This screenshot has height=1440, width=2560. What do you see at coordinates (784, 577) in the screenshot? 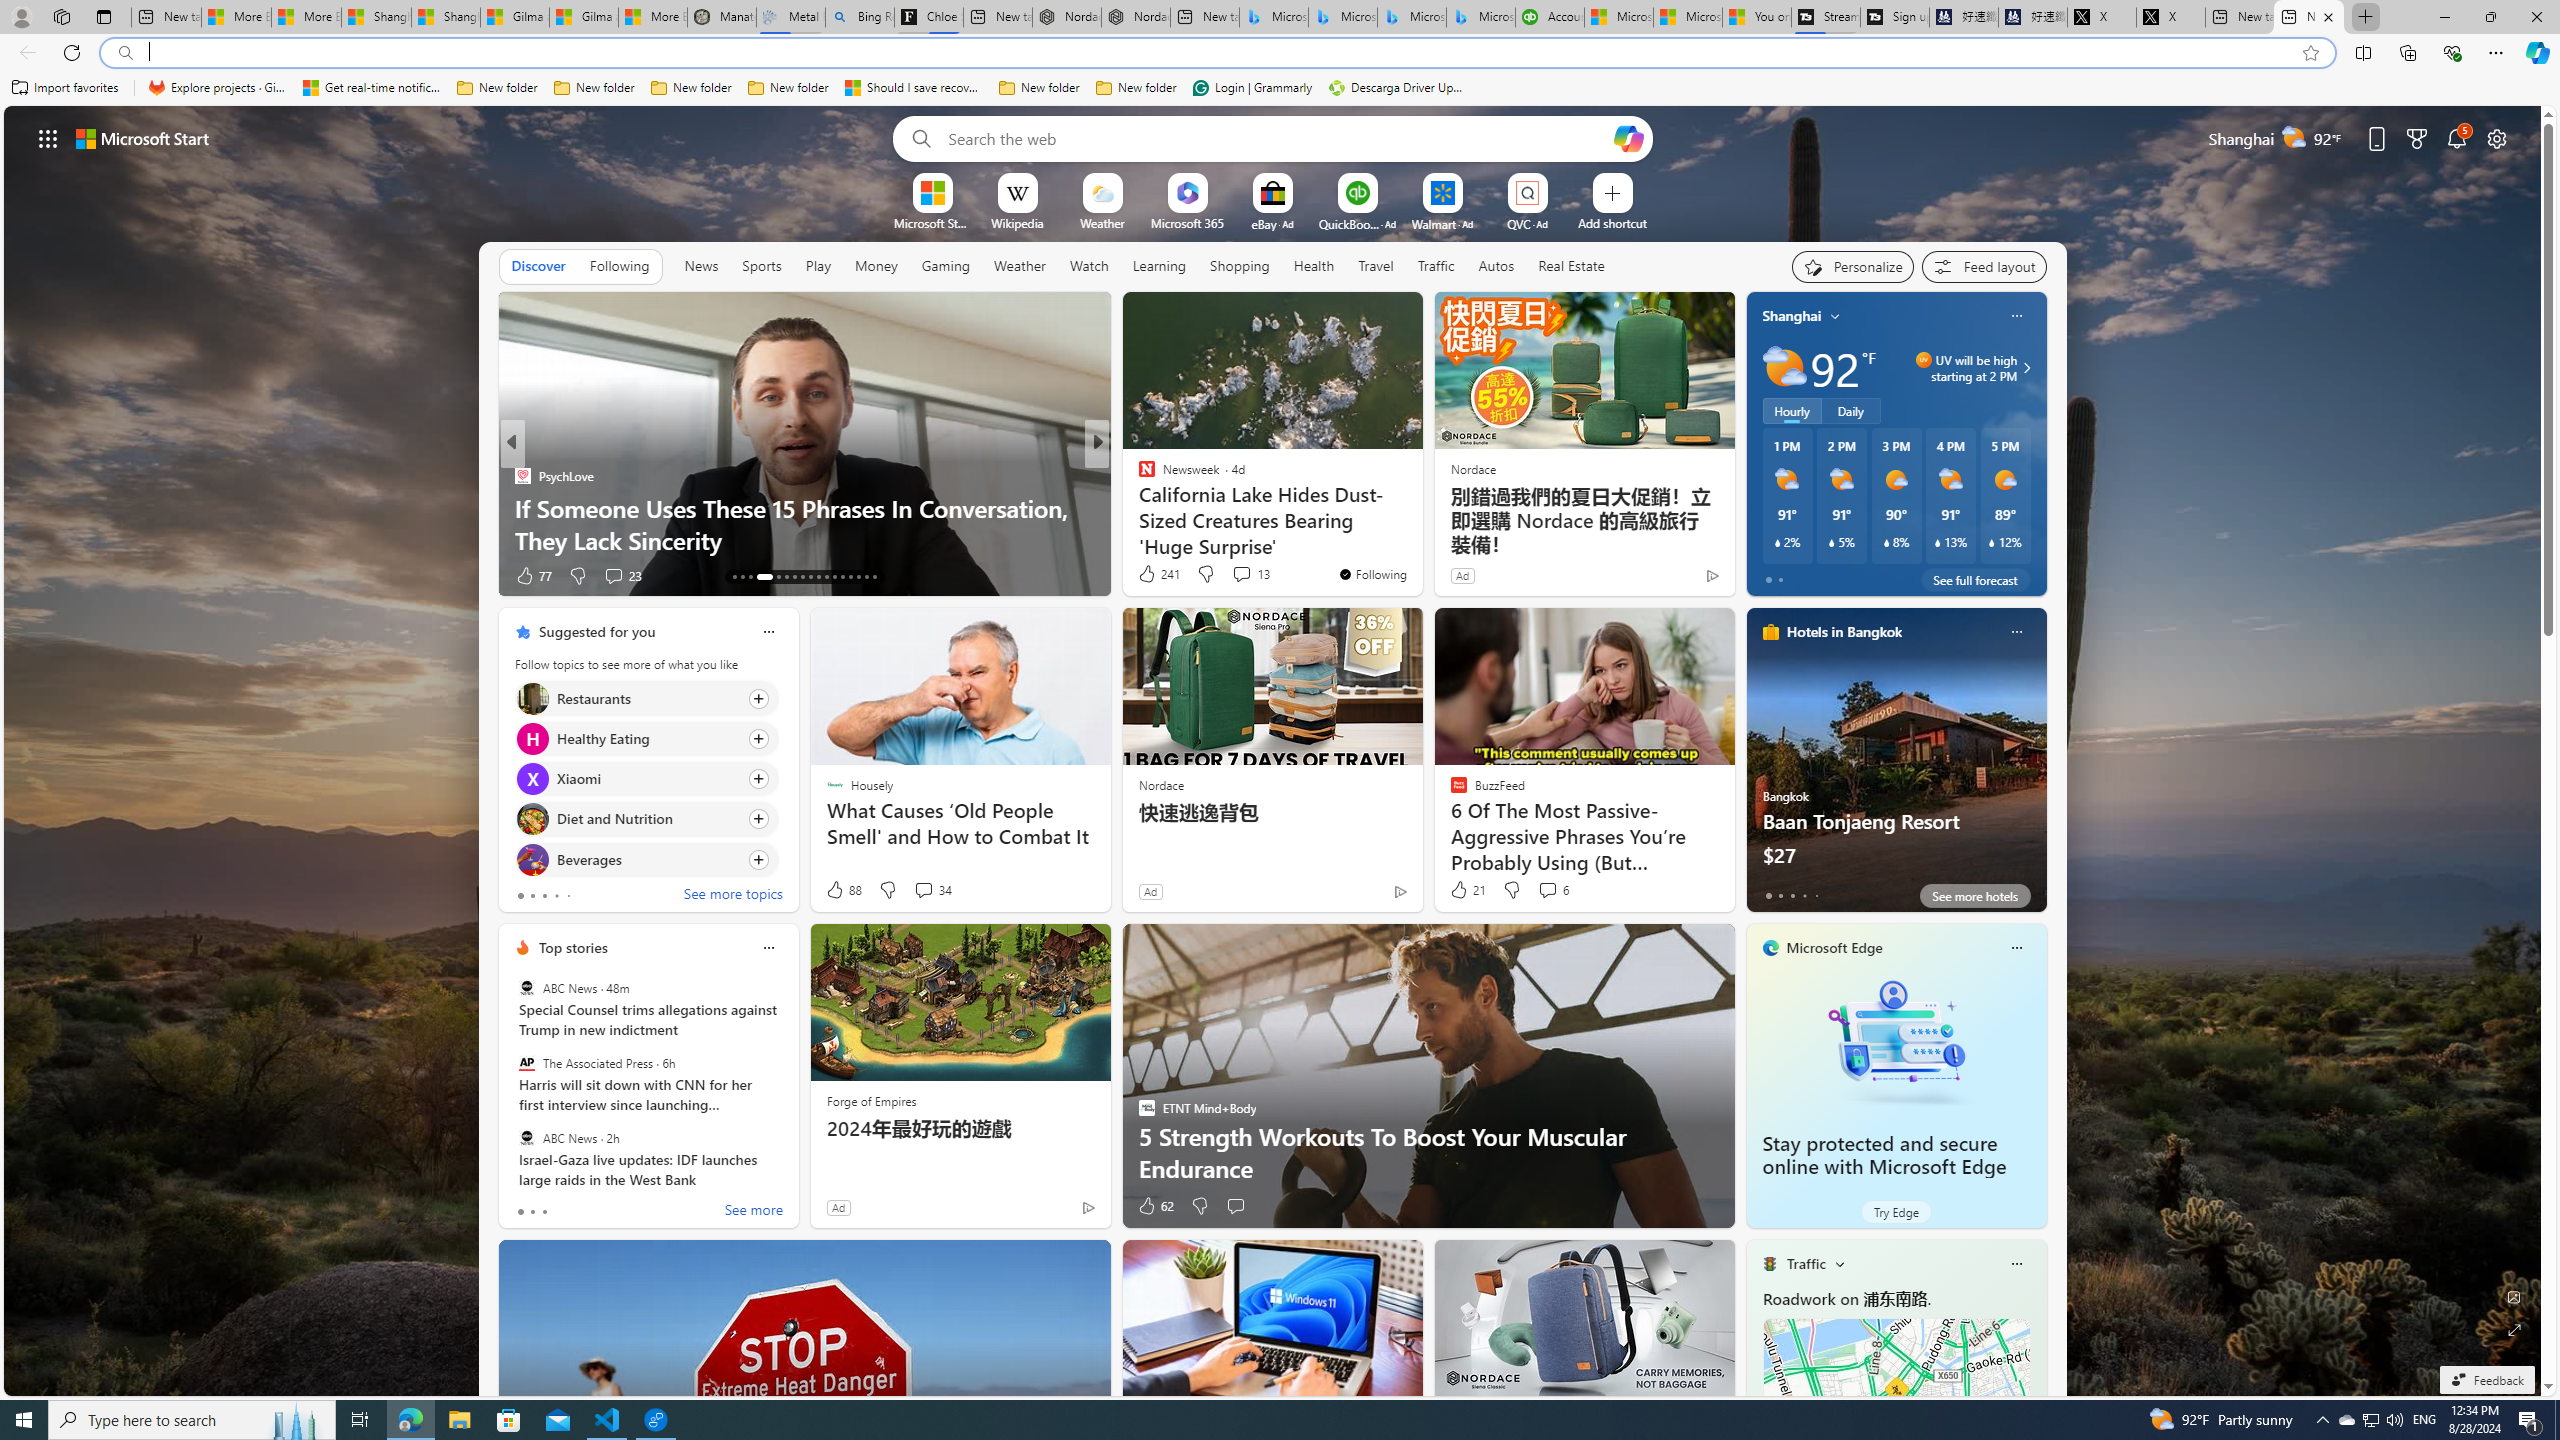
I see `'AutomationID: tab-18'` at bounding box center [784, 577].